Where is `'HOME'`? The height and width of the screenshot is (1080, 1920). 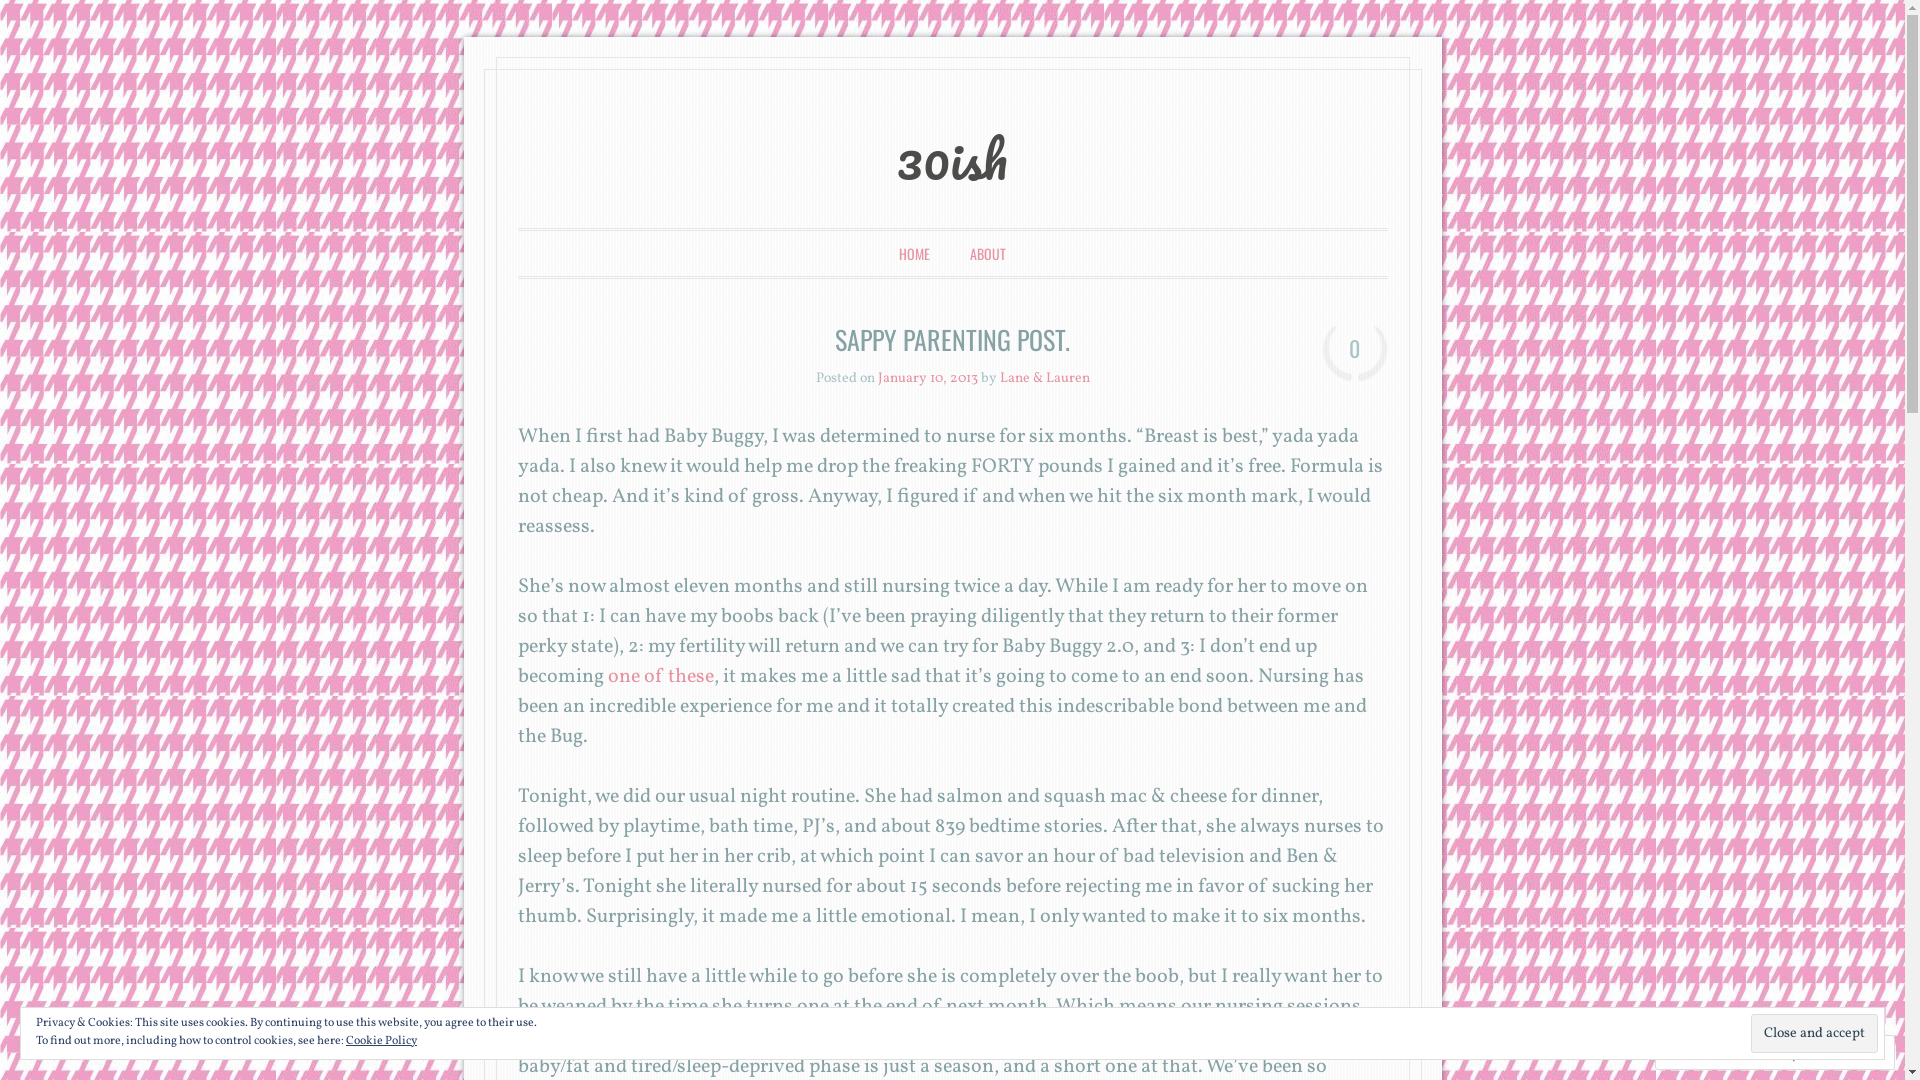 'HOME' is located at coordinates (913, 252).